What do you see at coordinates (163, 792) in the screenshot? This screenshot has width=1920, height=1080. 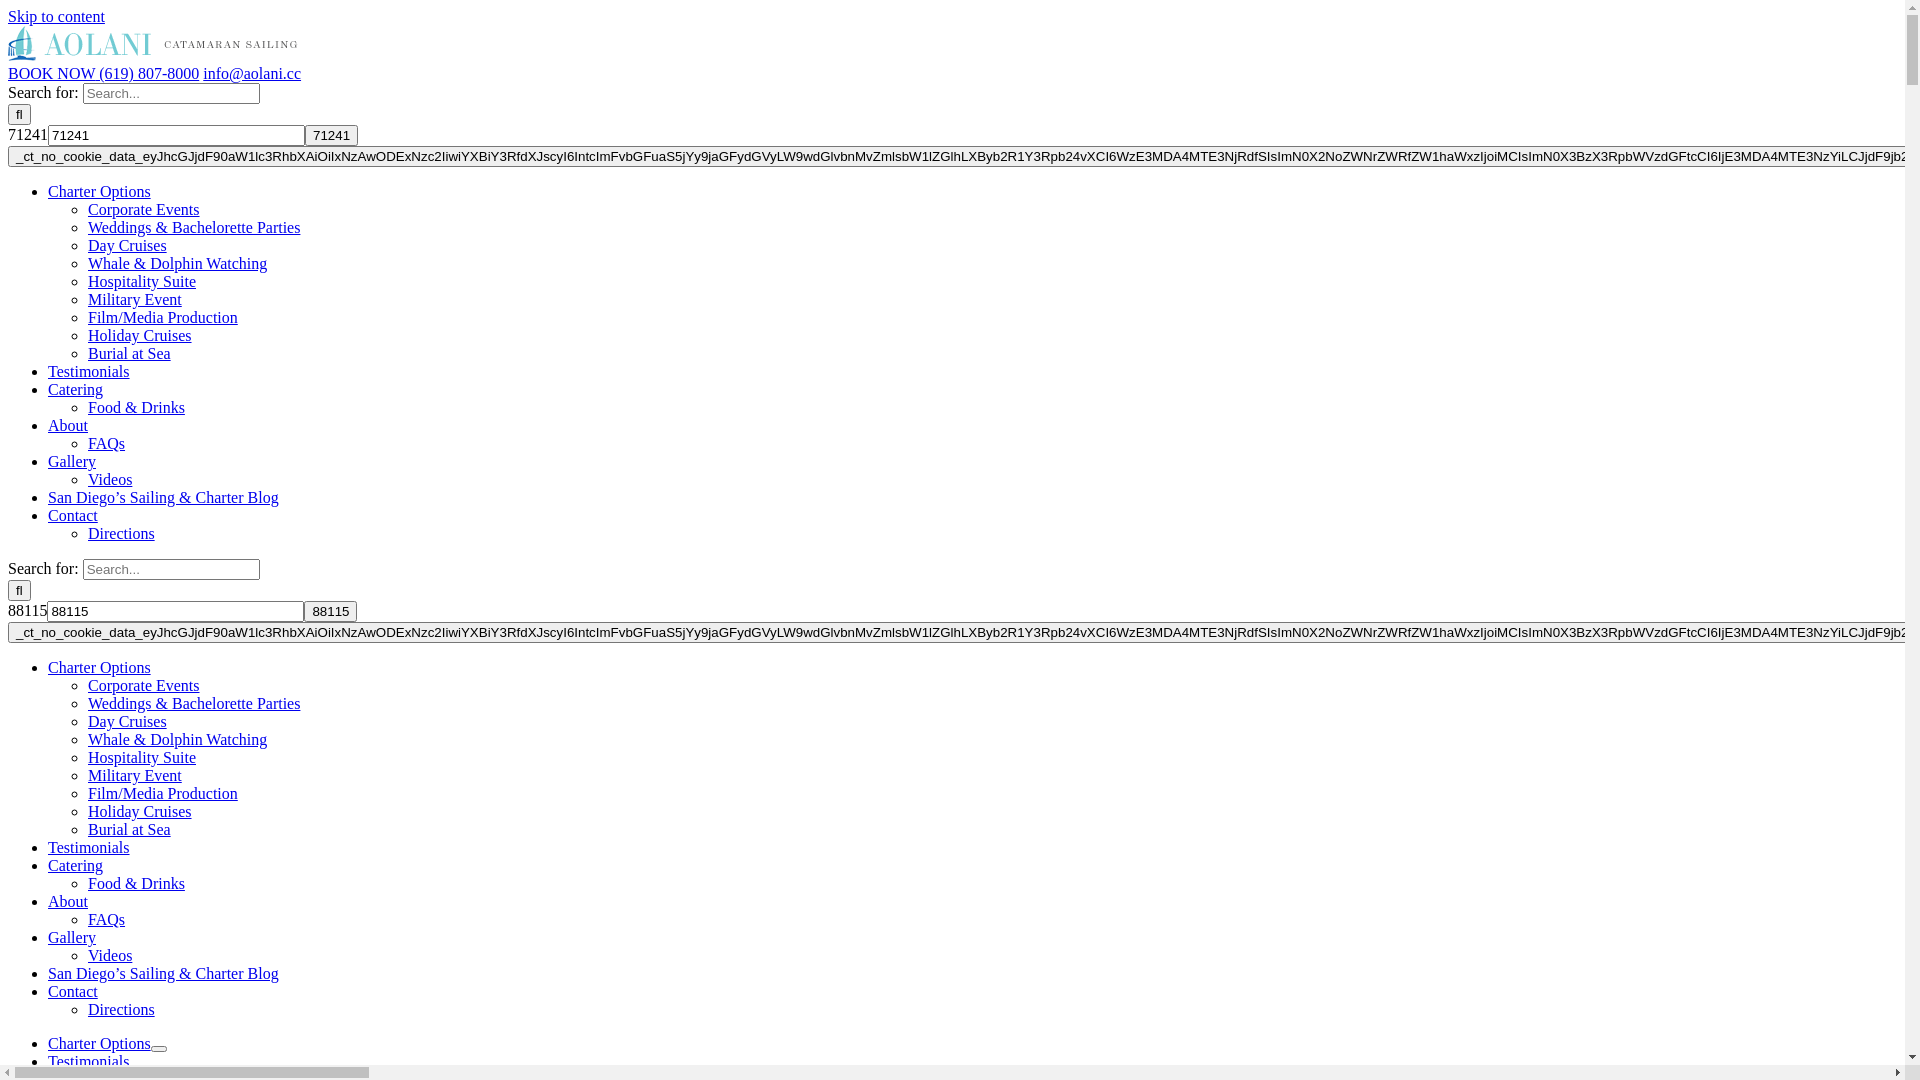 I see `'Film/Media Production'` at bounding box center [163, 792].